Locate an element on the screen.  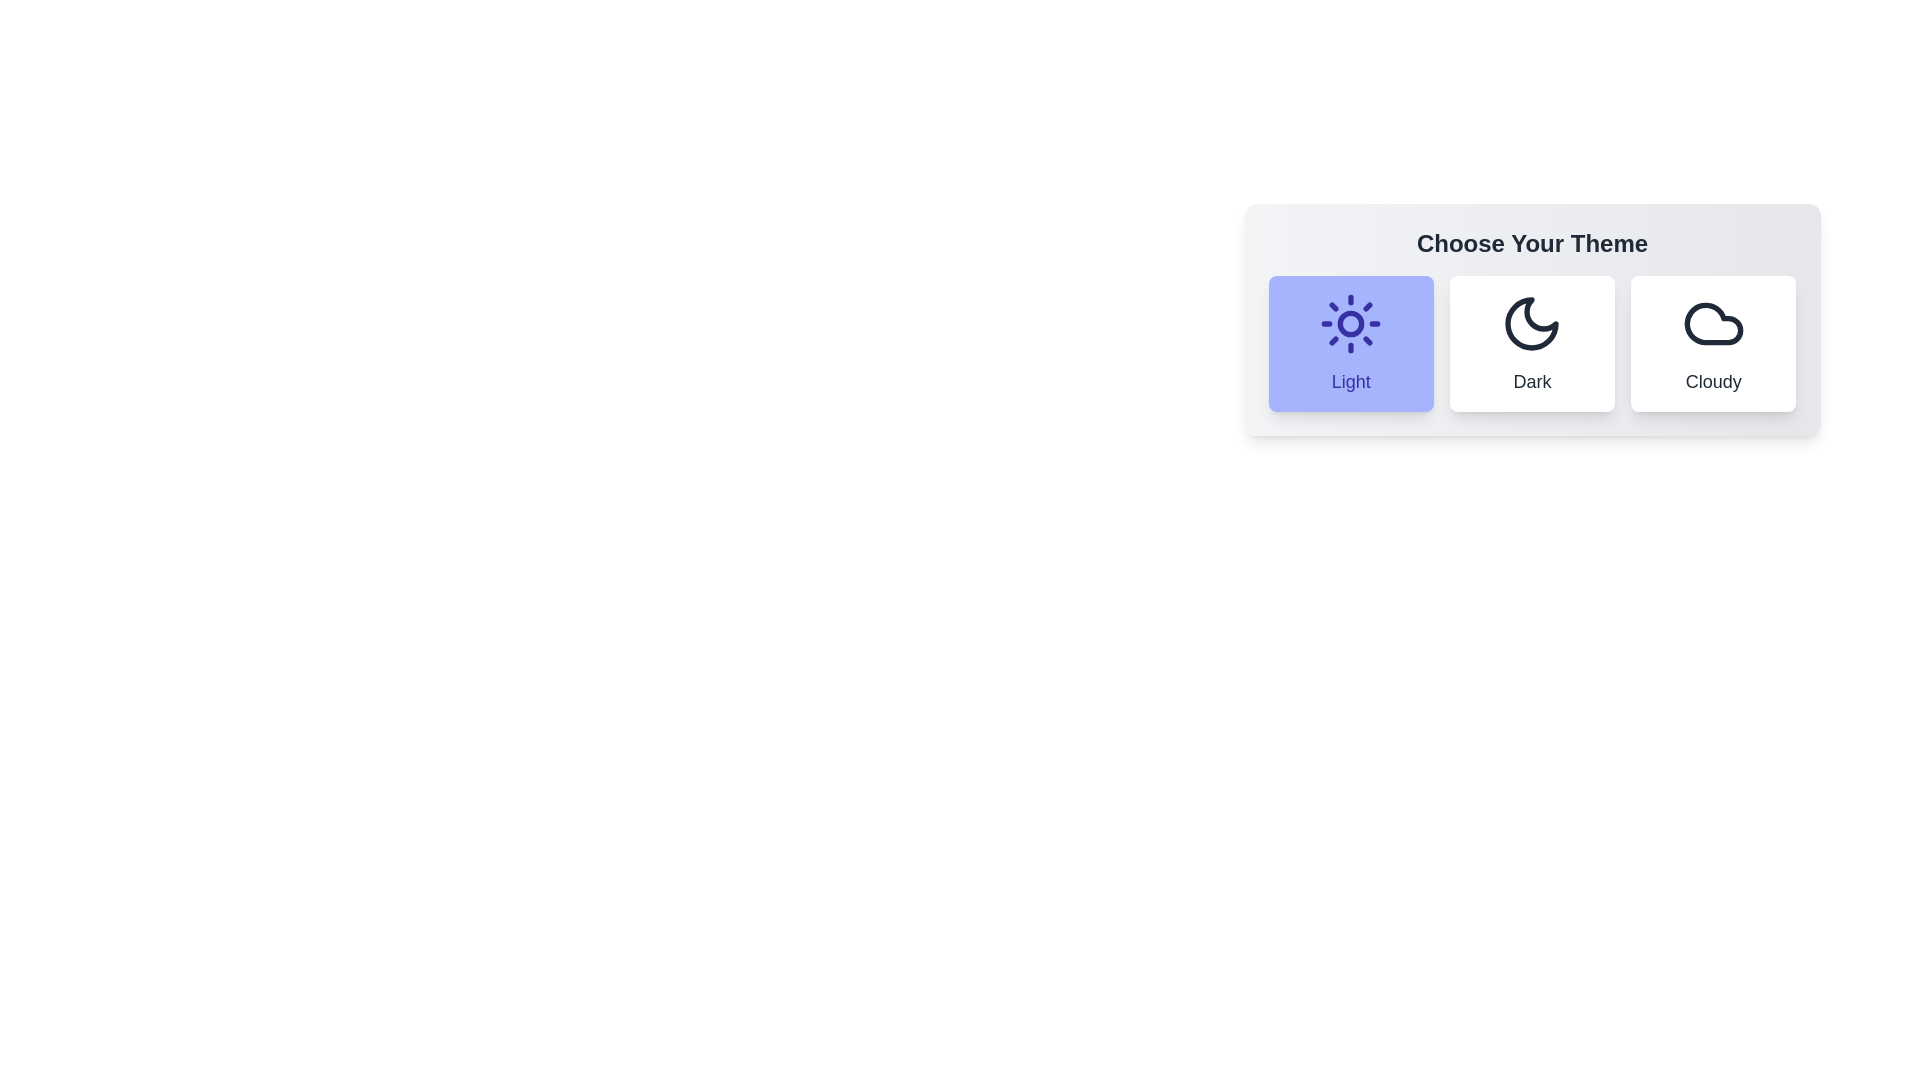
the 'Light', 'Dark', or 'Cloudy' theme option in the theme selection panel located at the top center of the application is located at coordinates (1531, 319).